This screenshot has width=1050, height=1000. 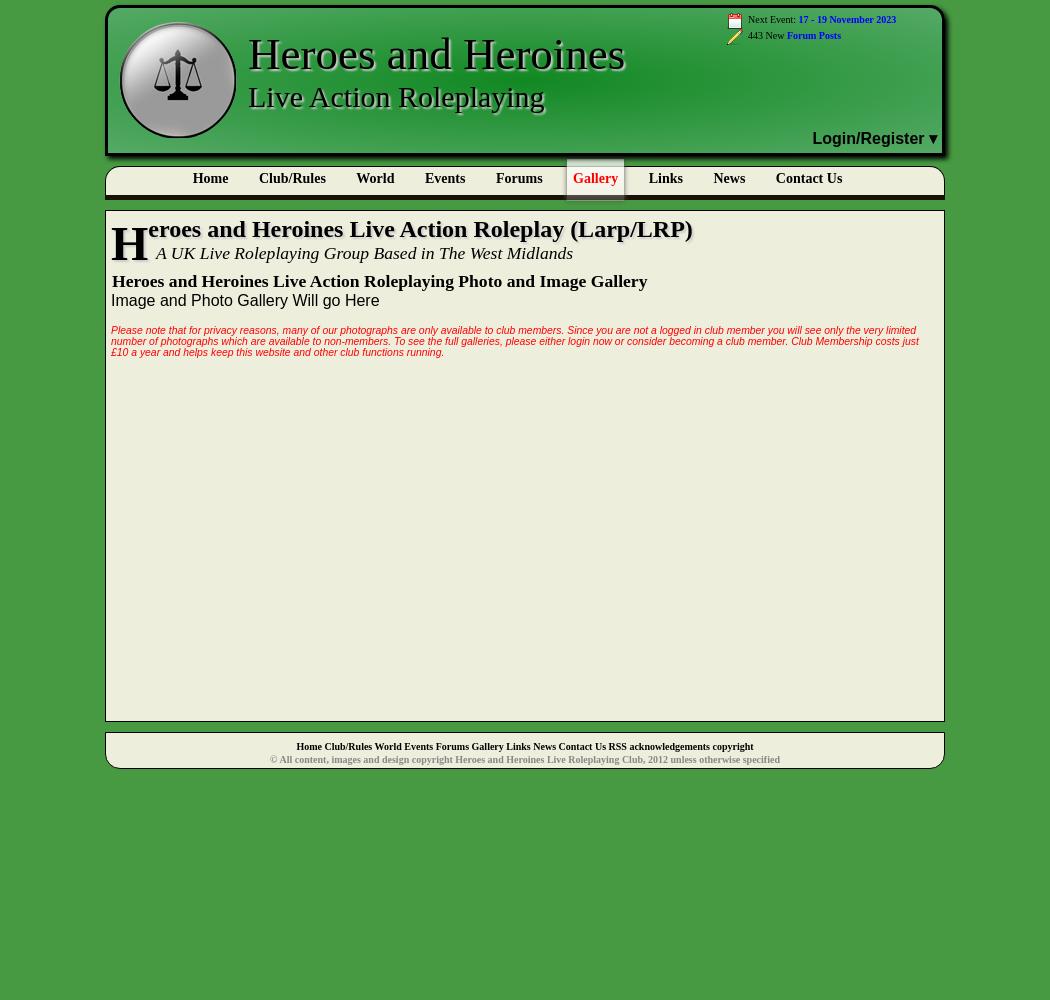 What do you see at coordinates (268, 759) in the screenshot?
I see `'© All content, images and design copyright Heroes and Heroines Live Roleplaying Club, 2012 unless otherwise specified'` at bounding box center [268, 759].